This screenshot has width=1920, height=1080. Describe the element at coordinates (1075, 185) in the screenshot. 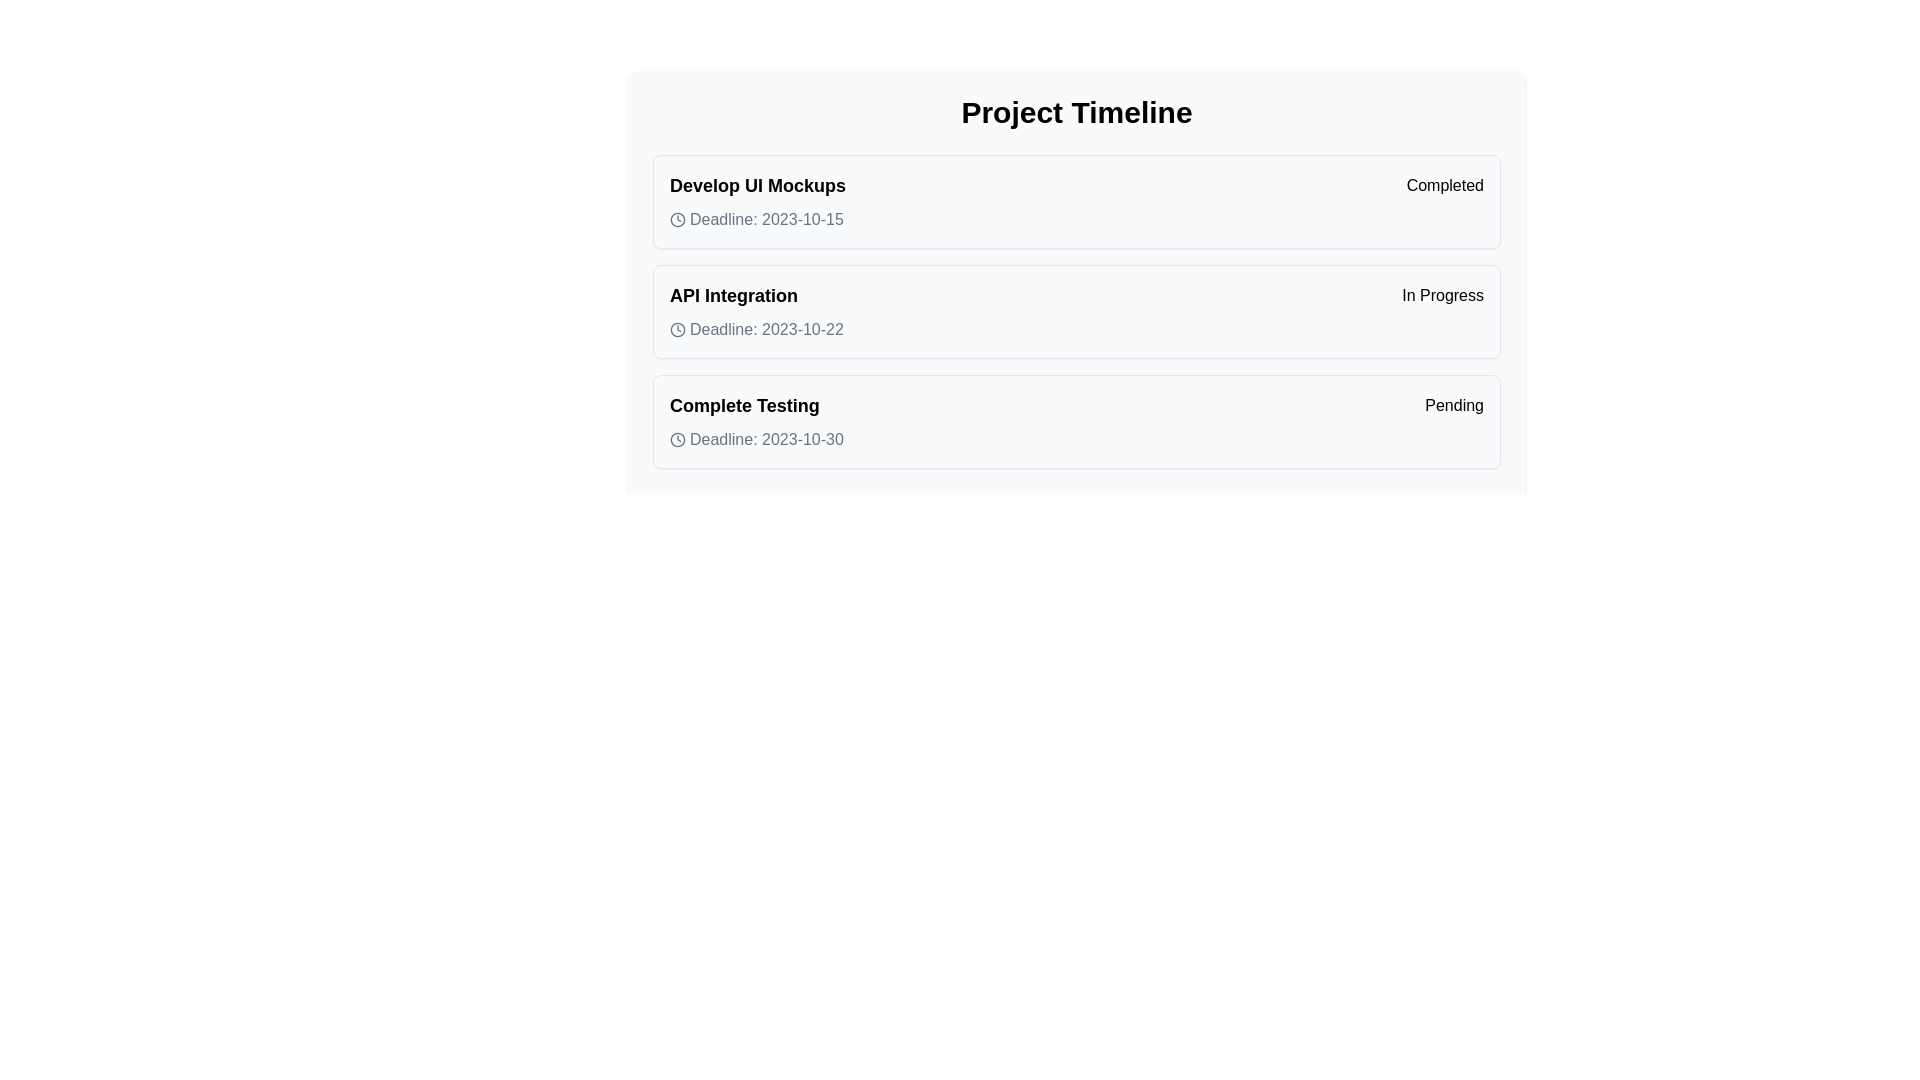

I see `the badge indicator of the task block in the 'Project Timeline' section to change the task status` at that location.